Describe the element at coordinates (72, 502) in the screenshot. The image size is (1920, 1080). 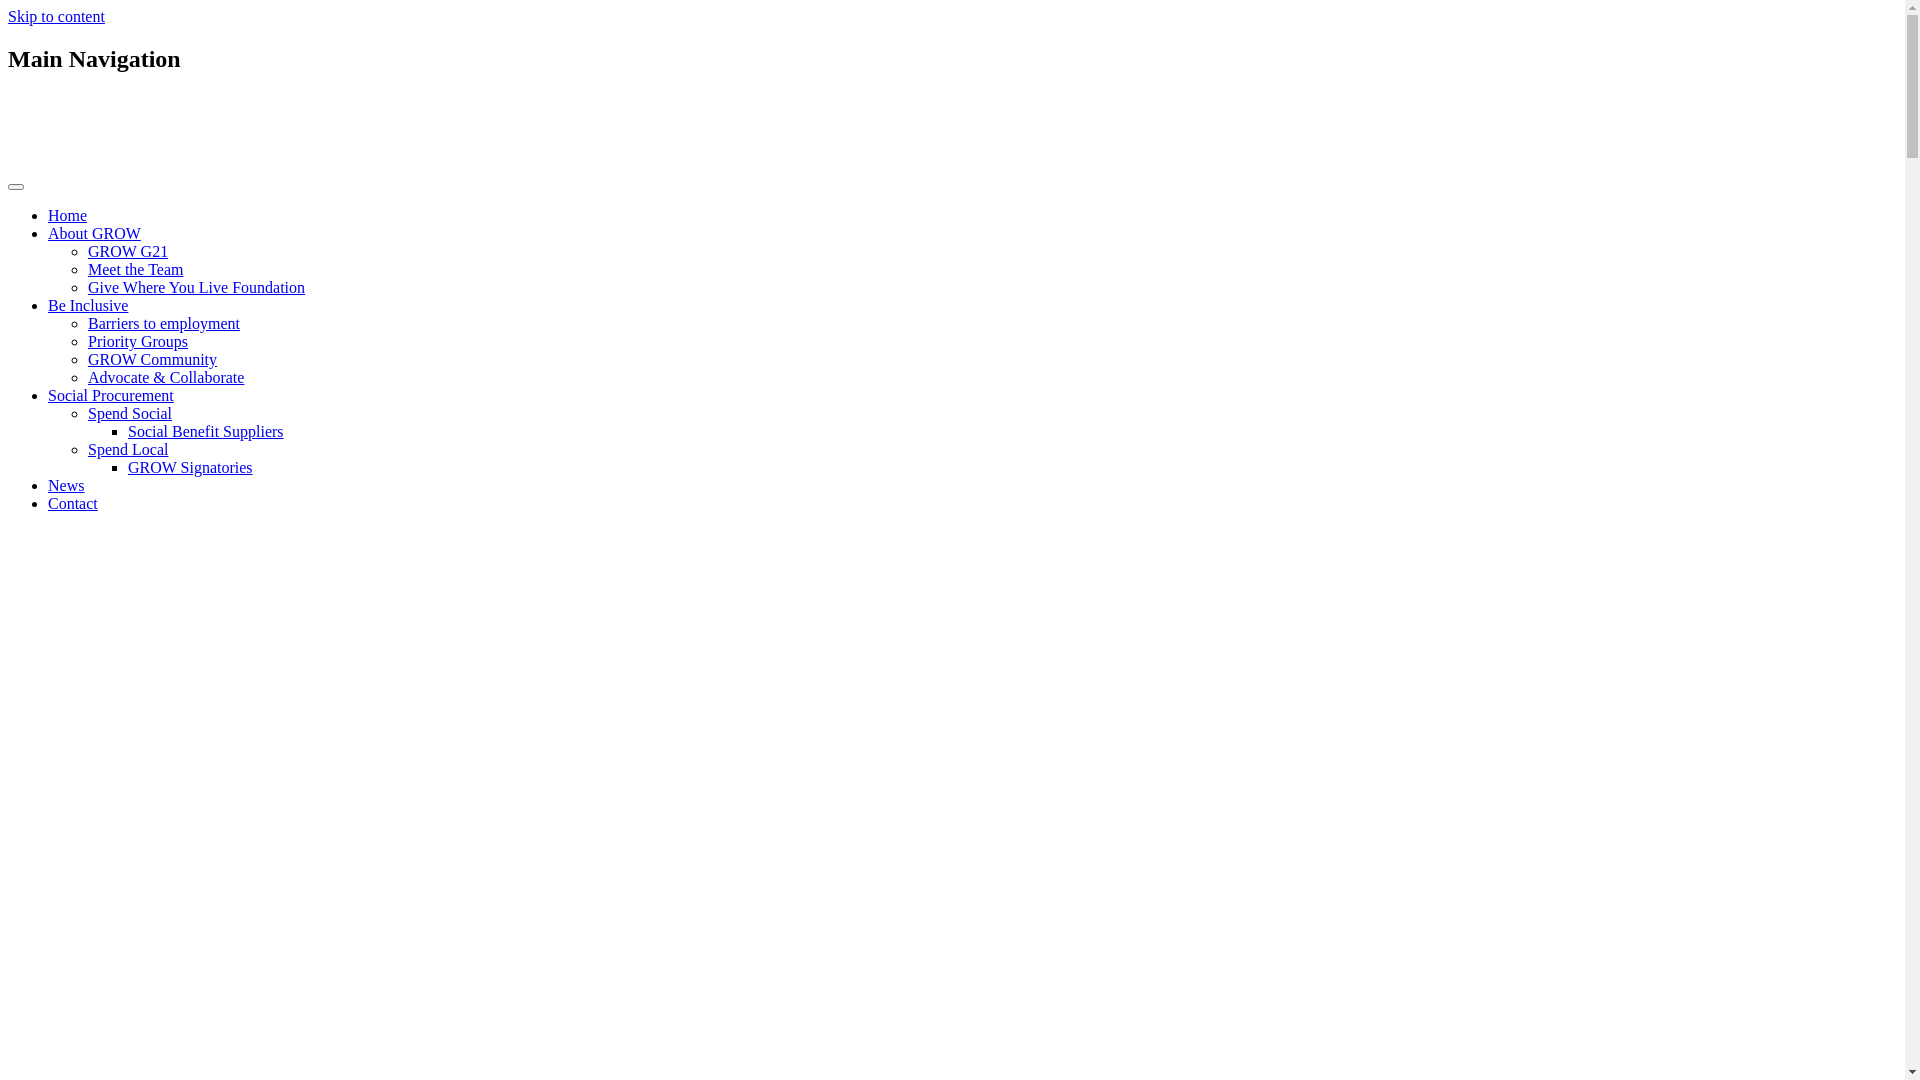
I see `'Contact'` at that location.